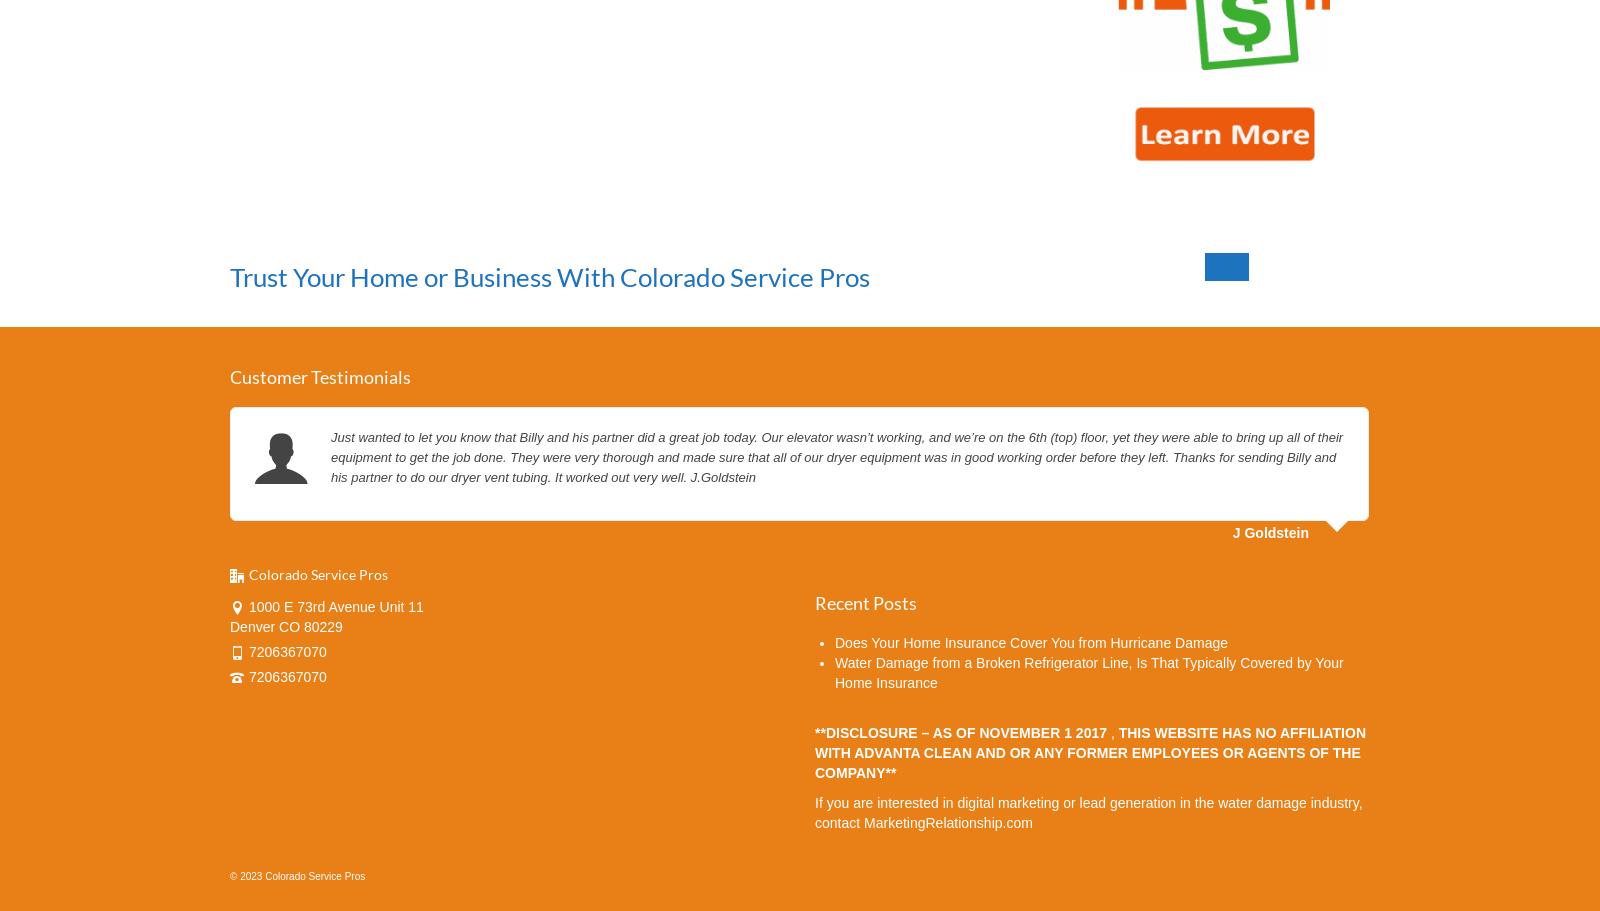 The width and height of the screenshot is (1600, 911). What do you see at coordinates (947, 820) in the screenshot?
I see `'MarketingRelationship.com'` at bounding box center [947, 820].